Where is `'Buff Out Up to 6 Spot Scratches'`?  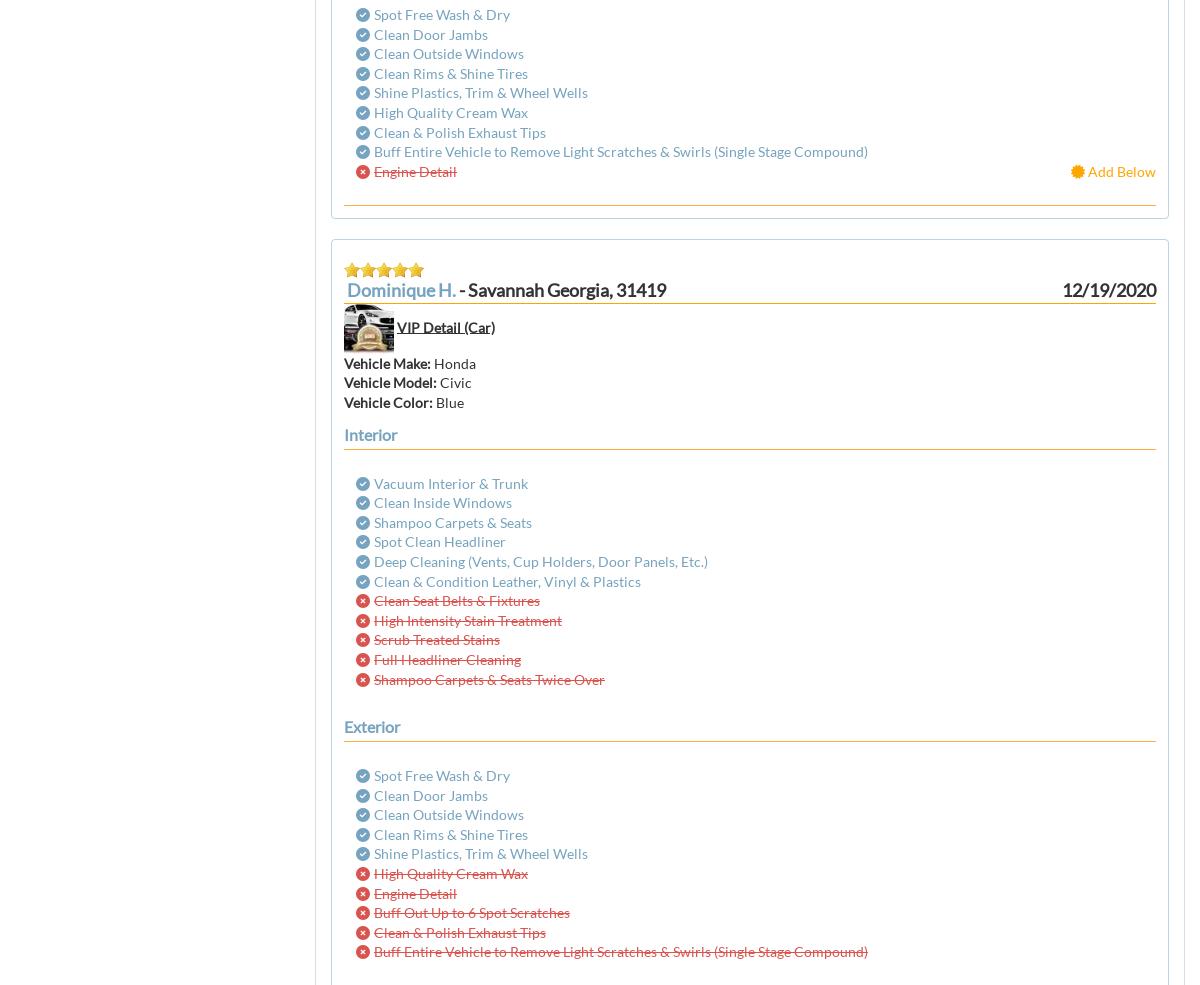
'Buff Out Up to 6 Spot Scratches' is located at coordinates (470, 912).